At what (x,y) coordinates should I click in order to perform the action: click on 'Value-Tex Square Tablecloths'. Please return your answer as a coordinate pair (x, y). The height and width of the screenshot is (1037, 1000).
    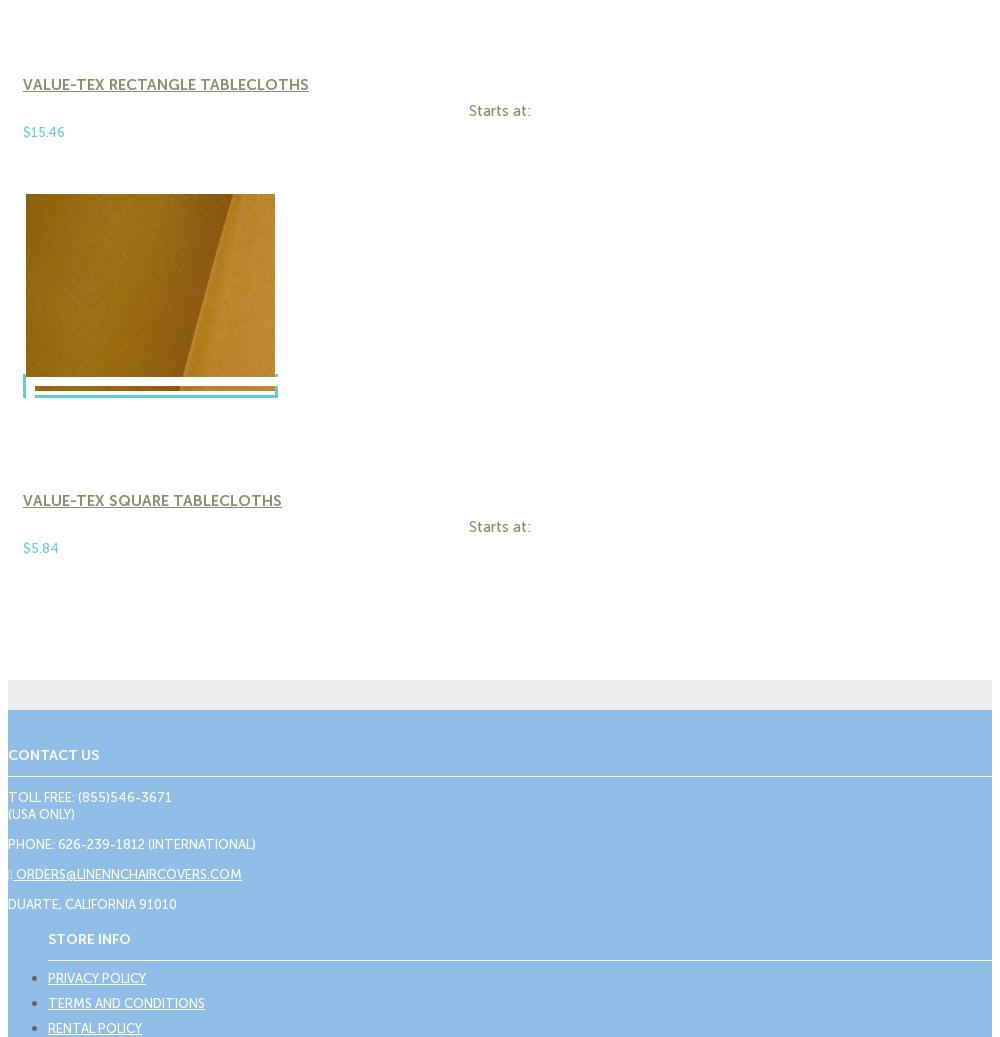
    Looking at the image, I should click on (152, 499).